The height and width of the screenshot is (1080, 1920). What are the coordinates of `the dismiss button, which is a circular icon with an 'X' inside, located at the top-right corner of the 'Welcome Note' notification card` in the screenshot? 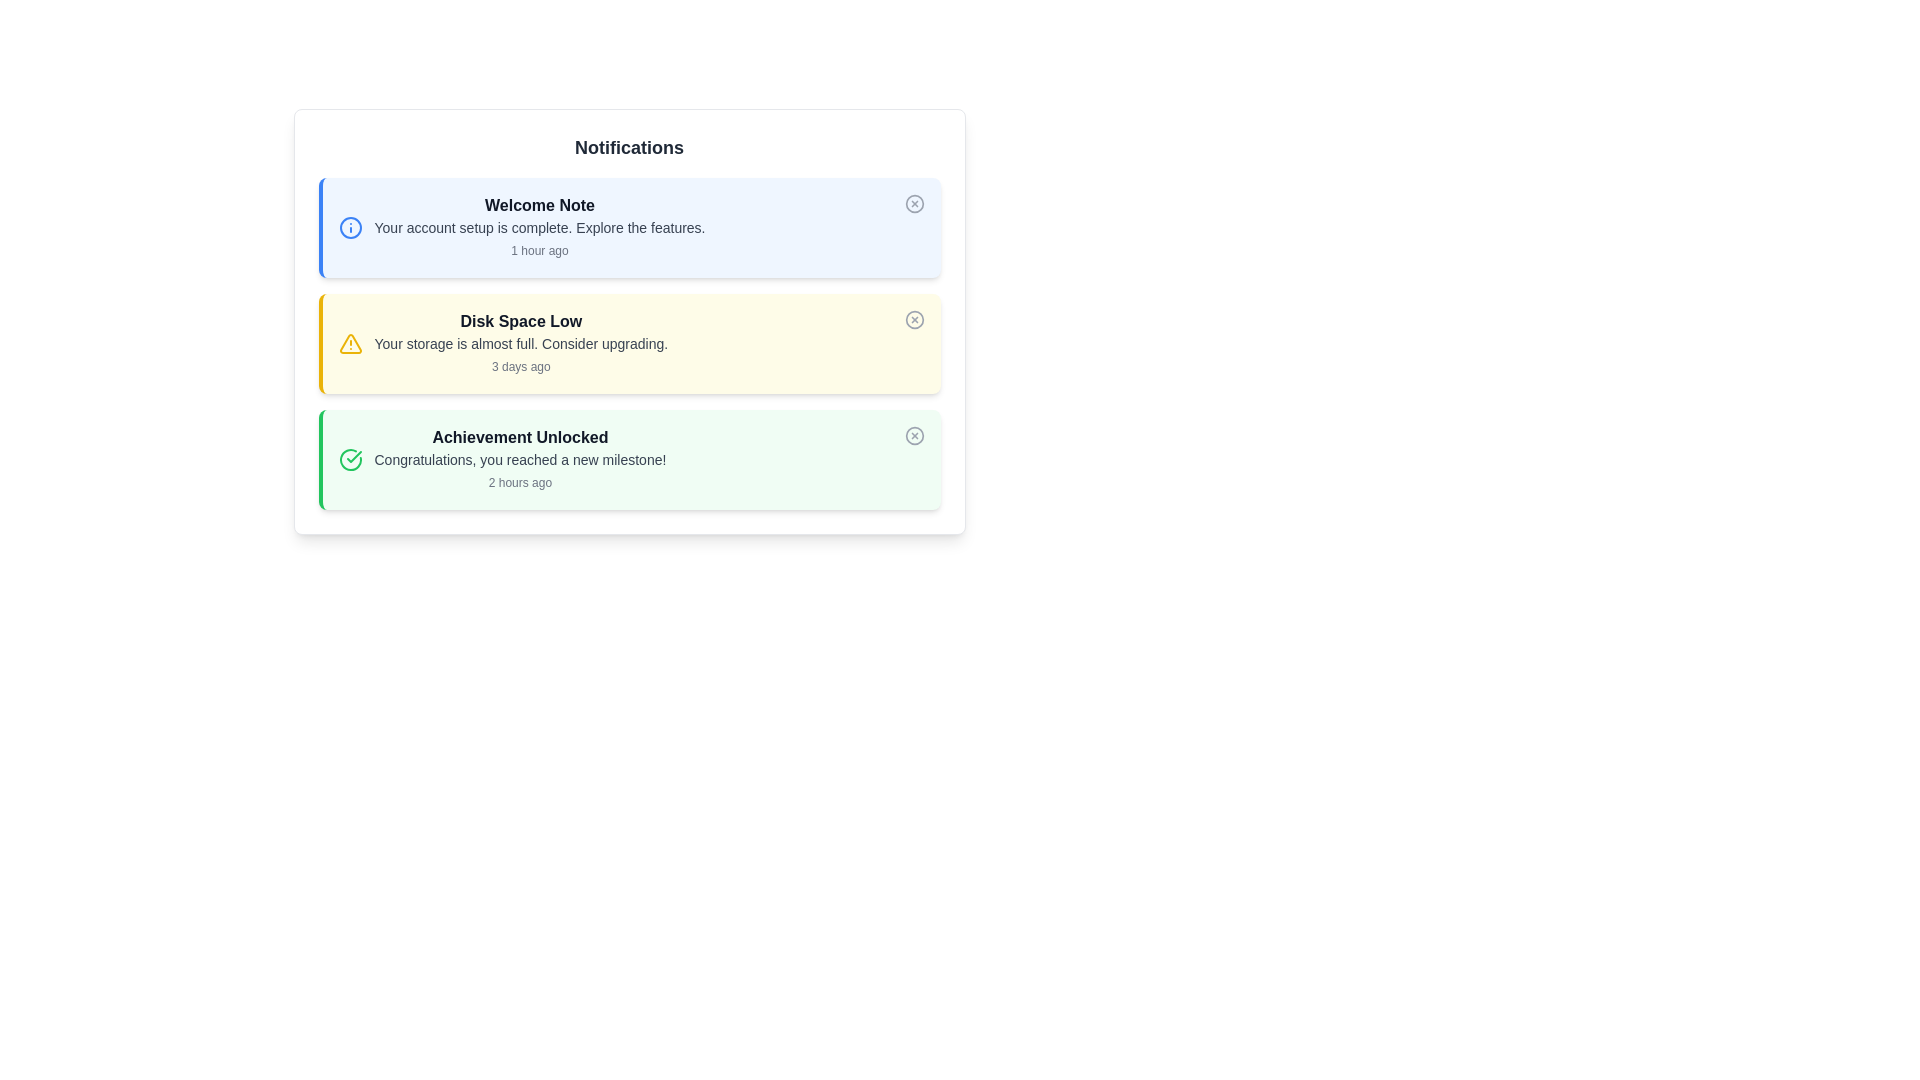 It's located at (913, 204).